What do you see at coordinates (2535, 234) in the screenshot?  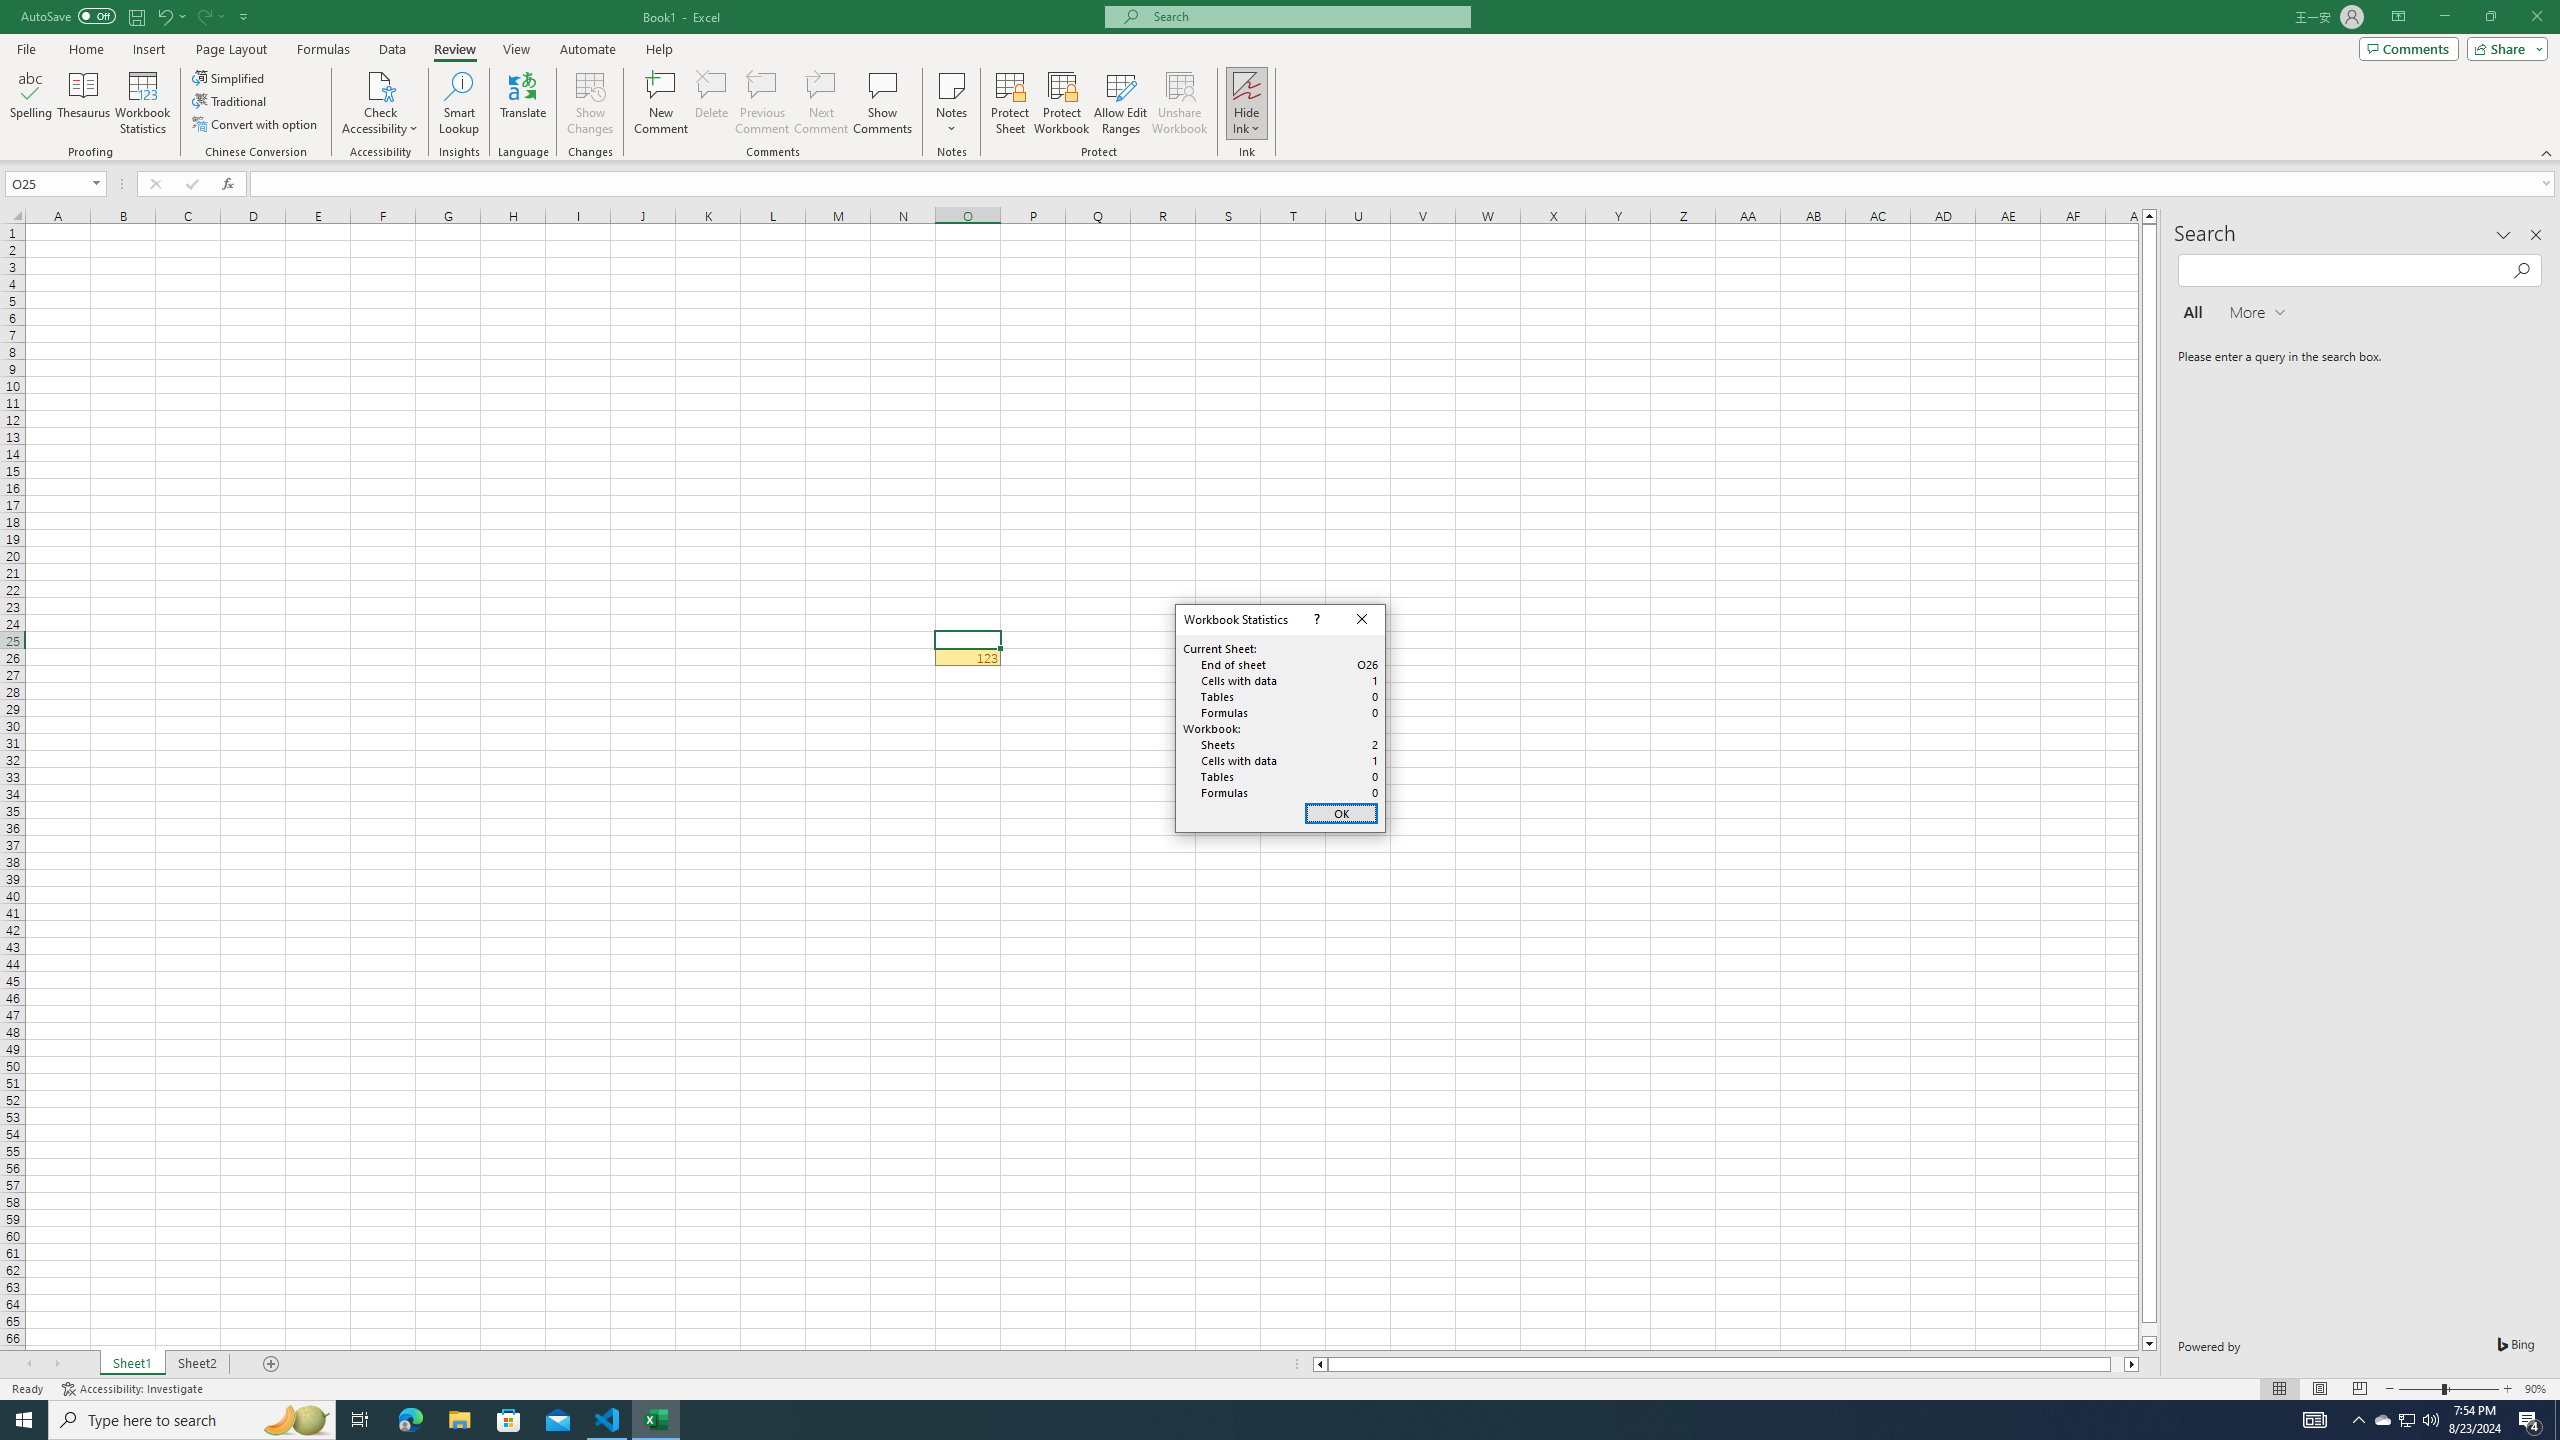 I see `'Close pane'` at bounding box center [2535, 234].